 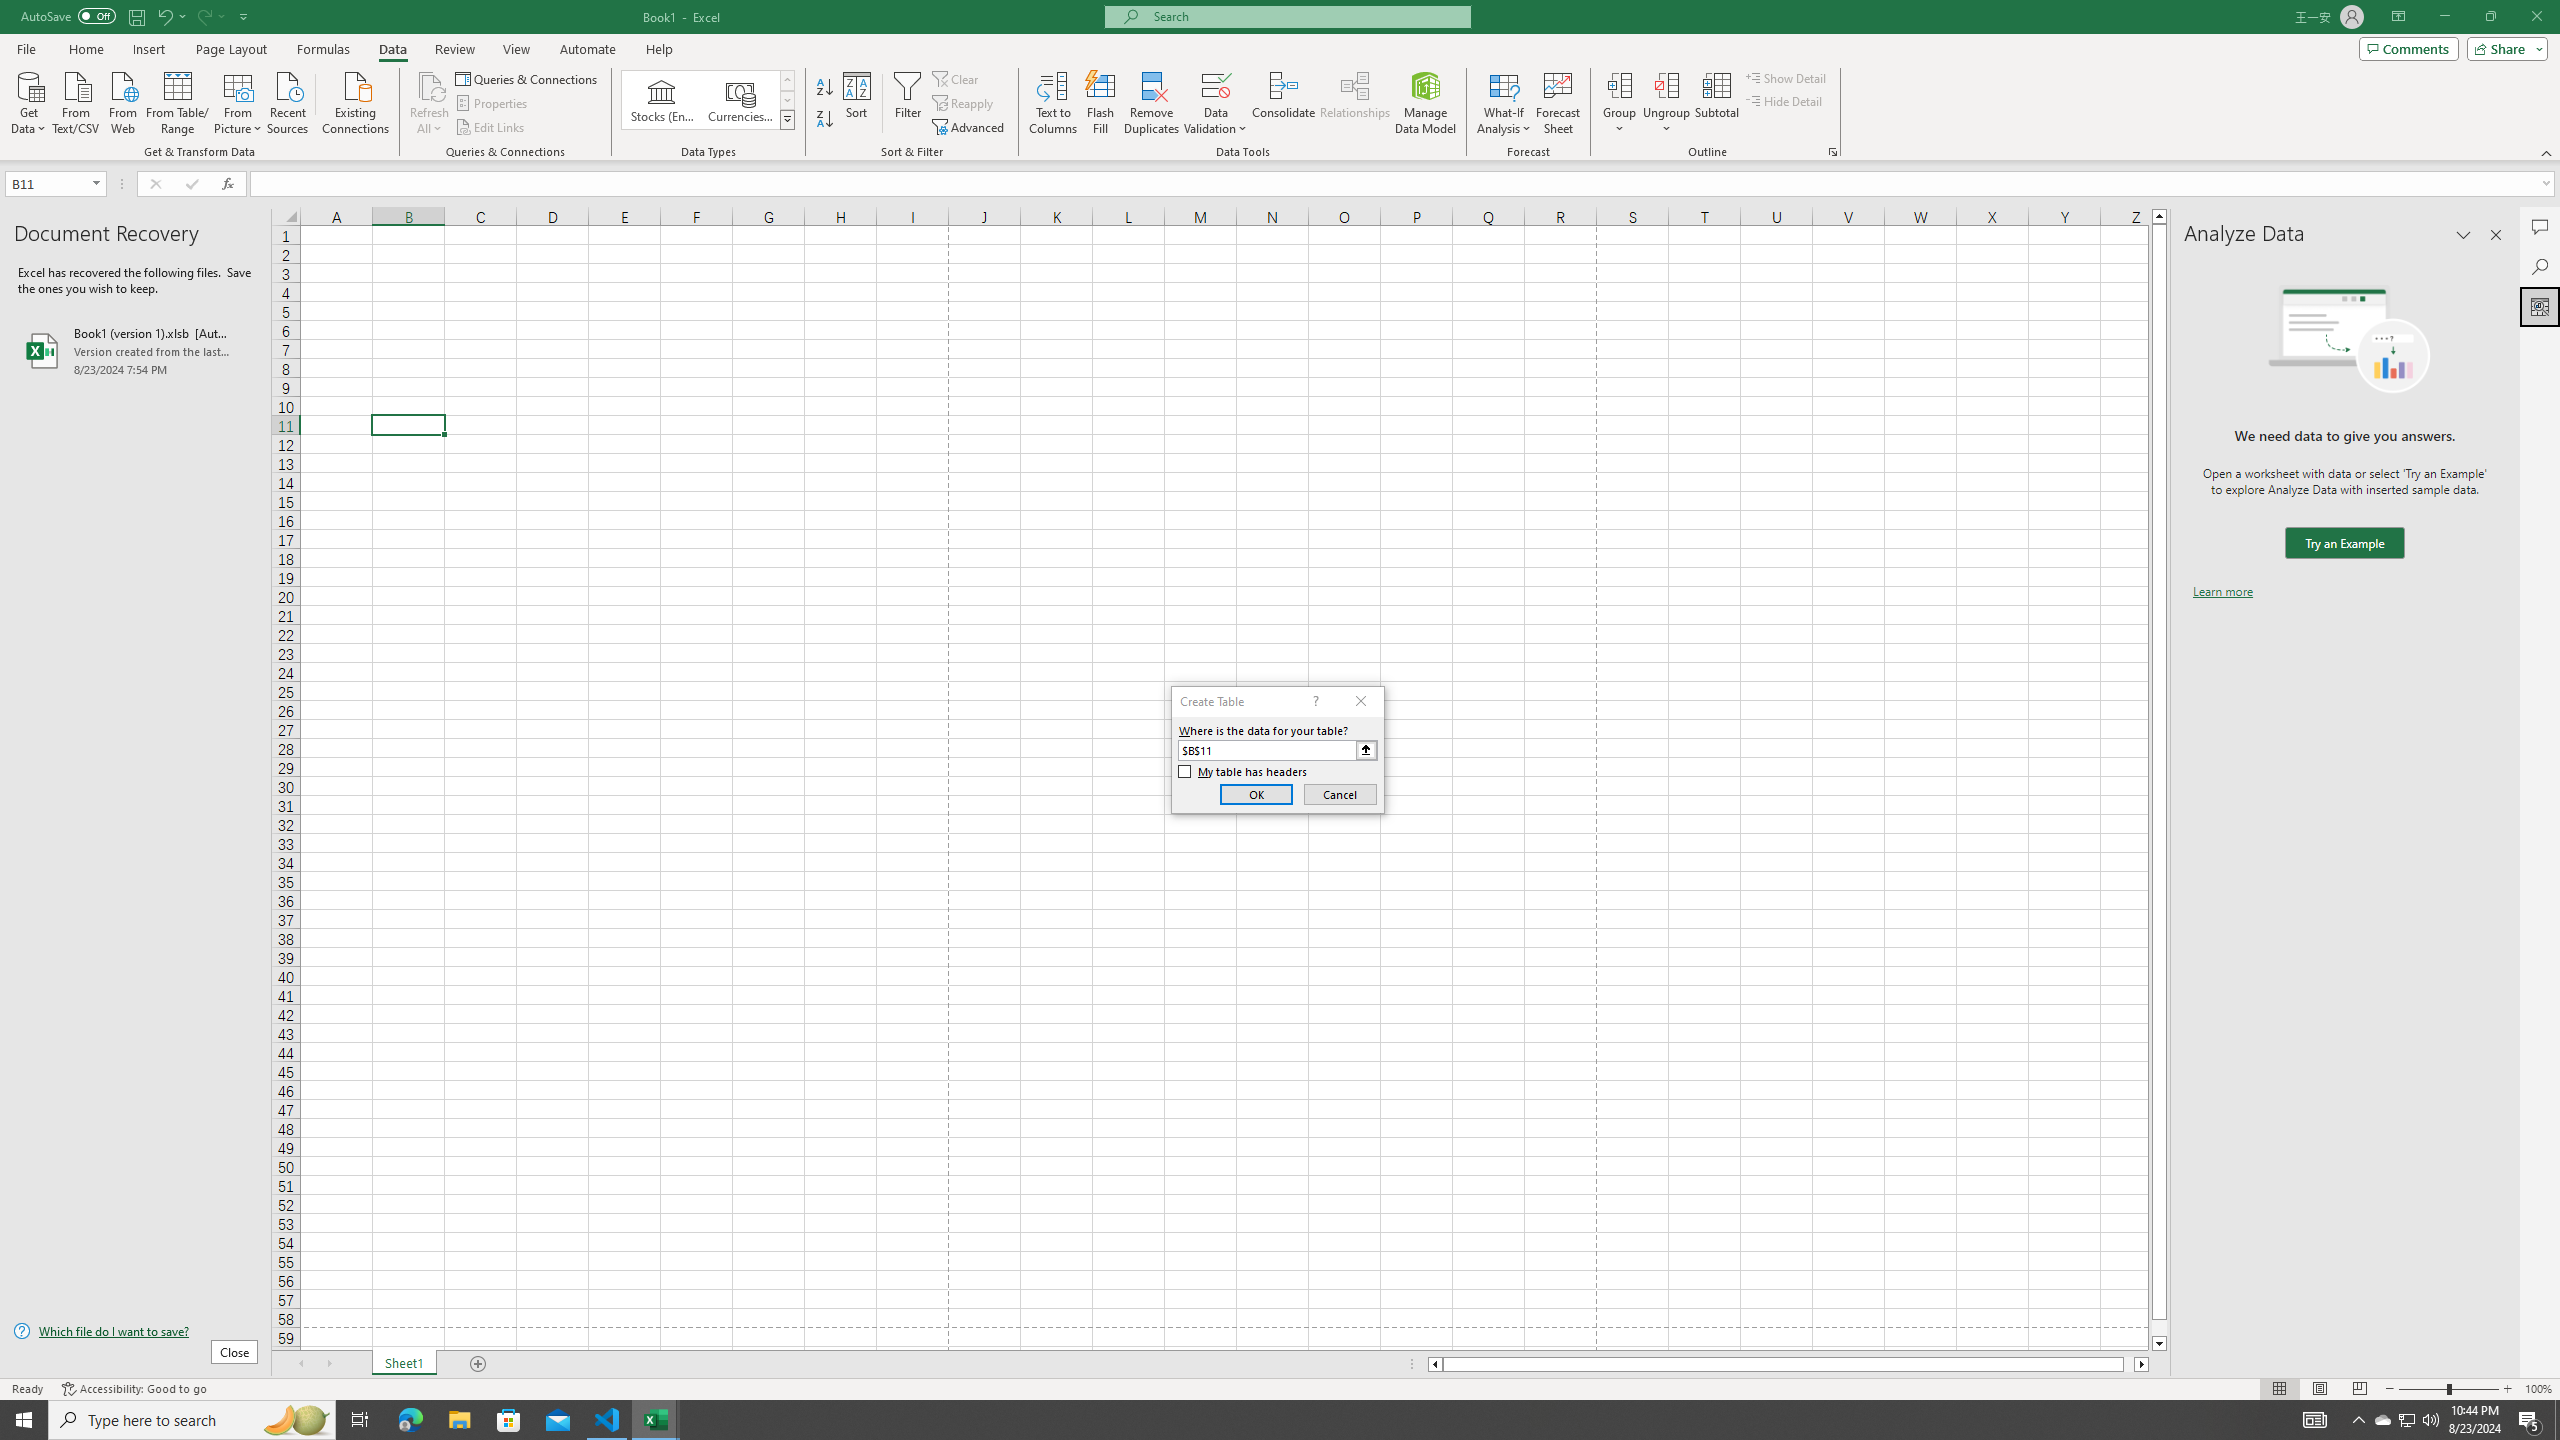 What do you see at coordinates (1716, 103) in the screenshot?
I see `'Subtotal'` at bounding box center [1716, 103].